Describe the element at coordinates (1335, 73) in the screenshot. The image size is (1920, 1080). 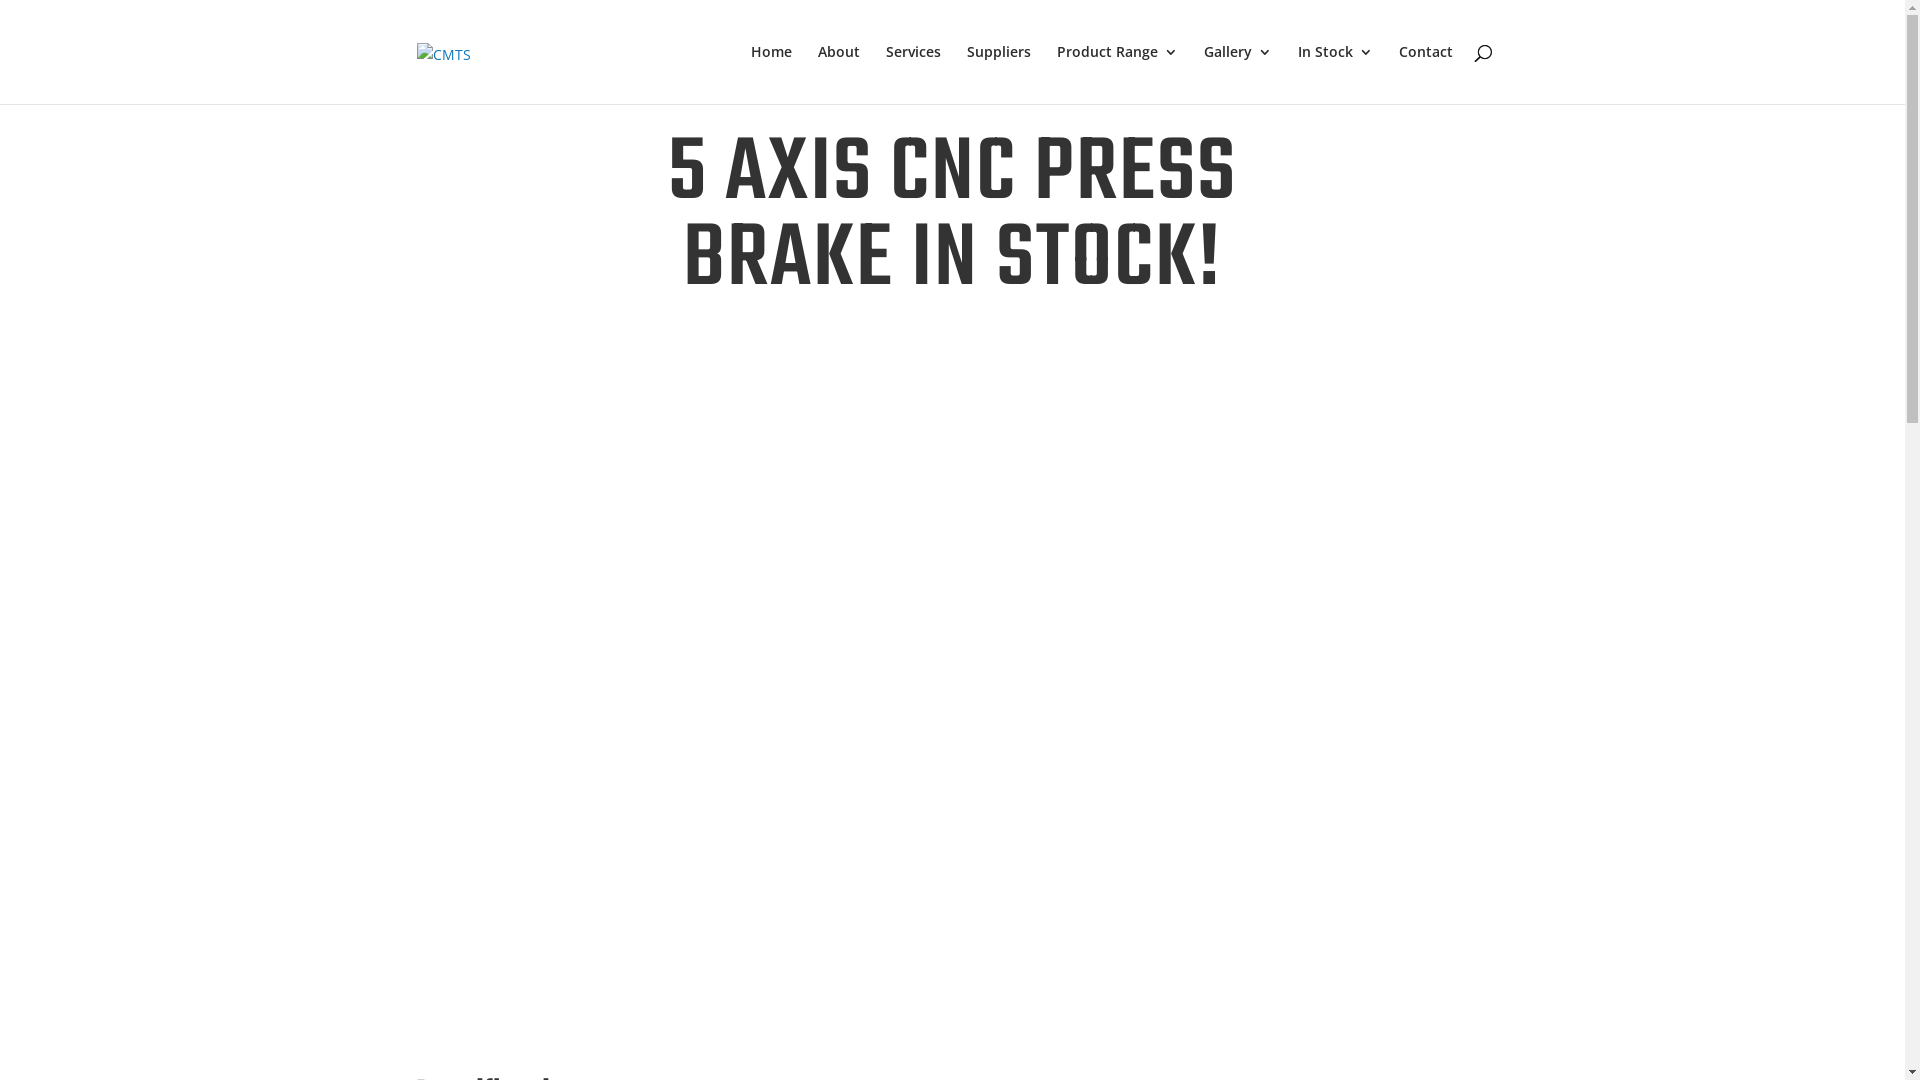
I see `'In Stock'` at that location.